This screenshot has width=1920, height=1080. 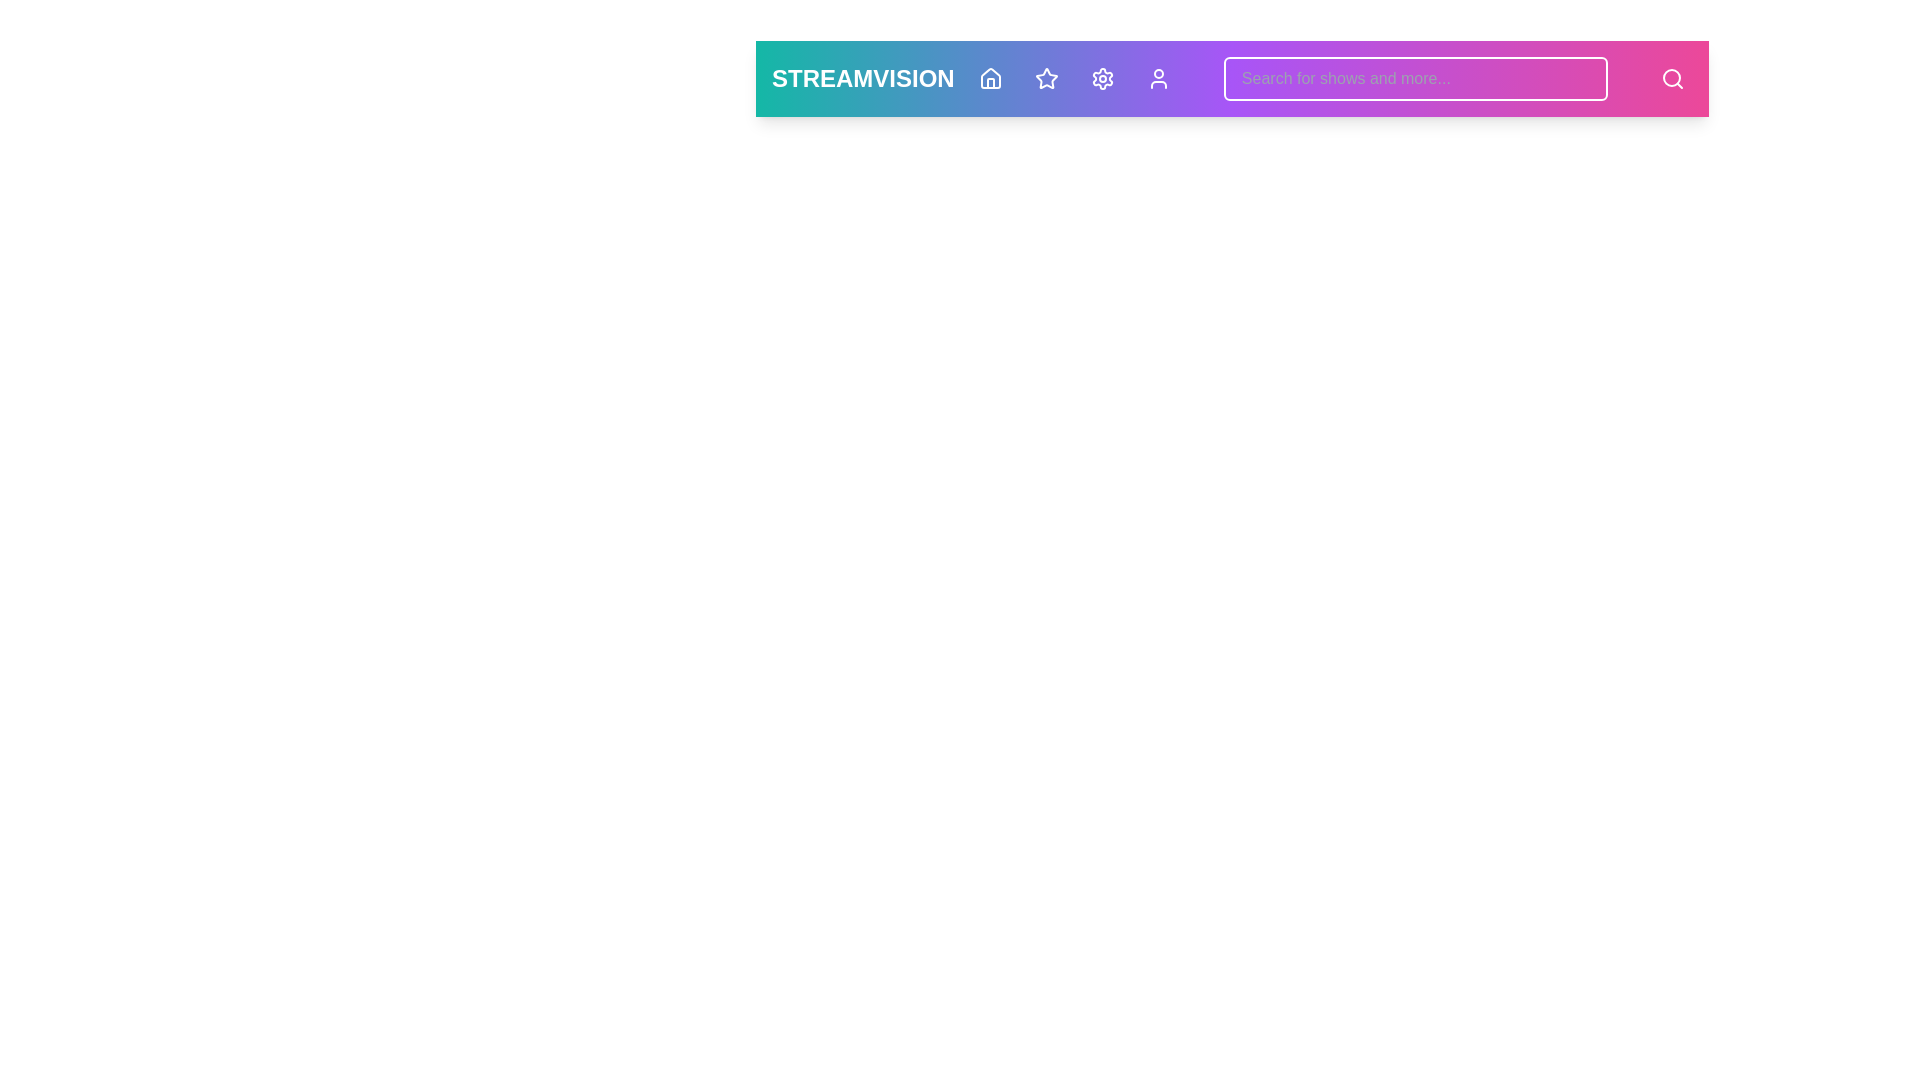 What do you see at coordinates (1158, 77) in the screenshot?
I see `the user navigation button` at bounding box center [1158, 77].